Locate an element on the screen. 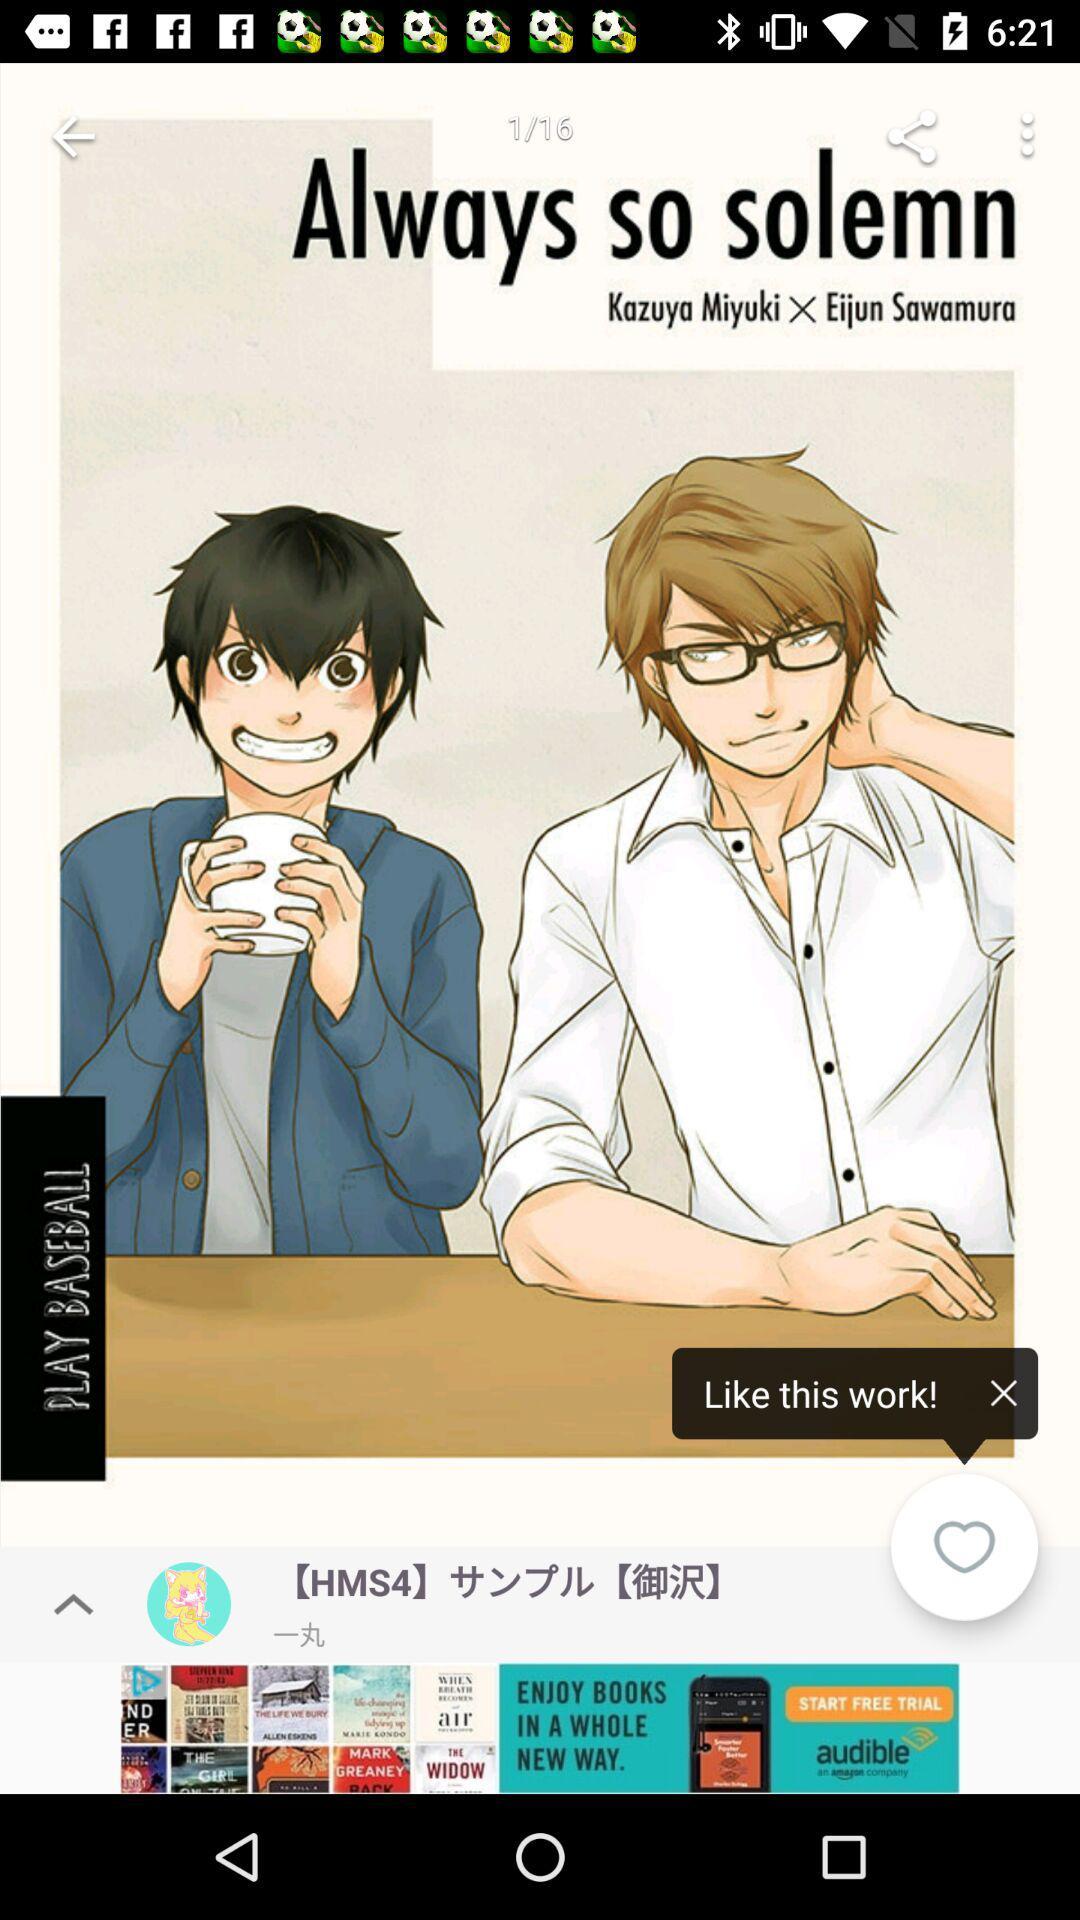  share work is located at coordinates (911, 135).